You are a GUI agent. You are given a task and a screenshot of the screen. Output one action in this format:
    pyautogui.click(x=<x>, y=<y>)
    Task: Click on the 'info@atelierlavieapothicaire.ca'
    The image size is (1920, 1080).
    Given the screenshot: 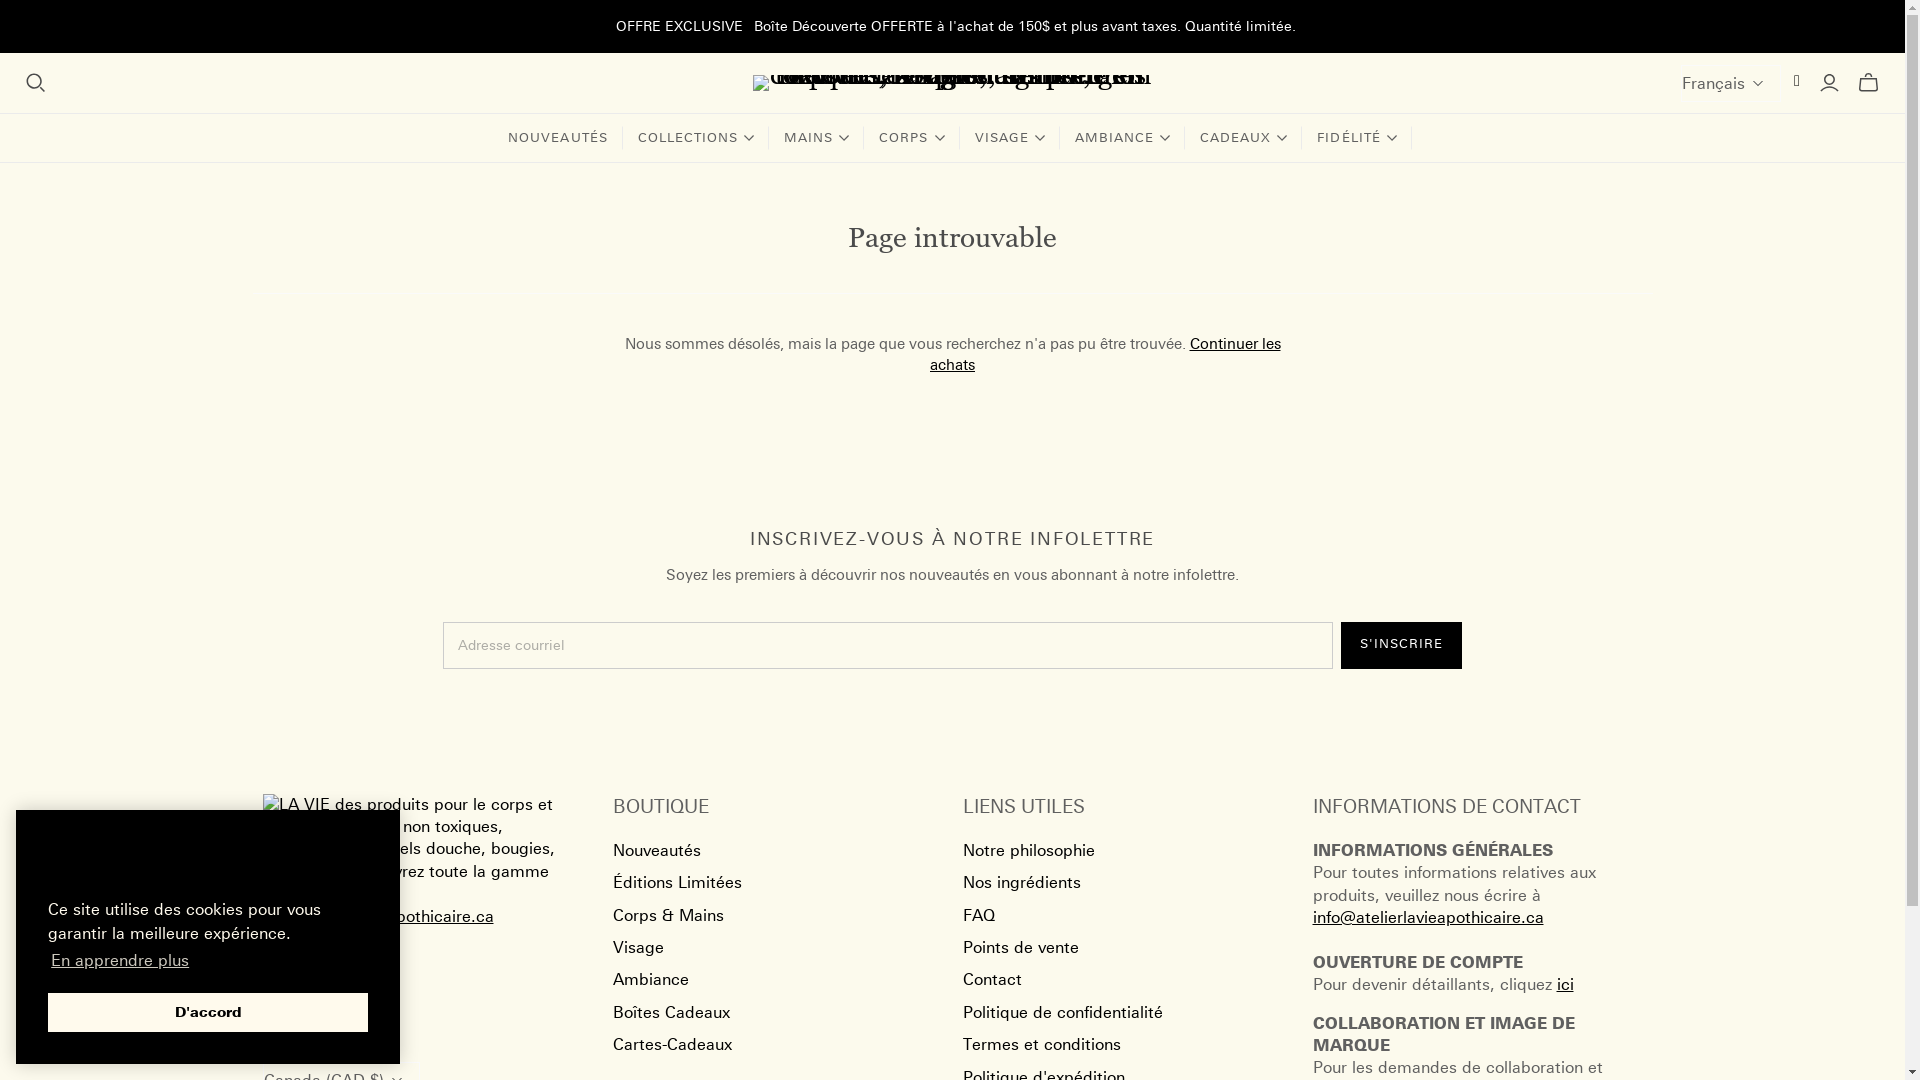 What is the action you would take?
    pyautogui.click(x=1426, y=928)
    